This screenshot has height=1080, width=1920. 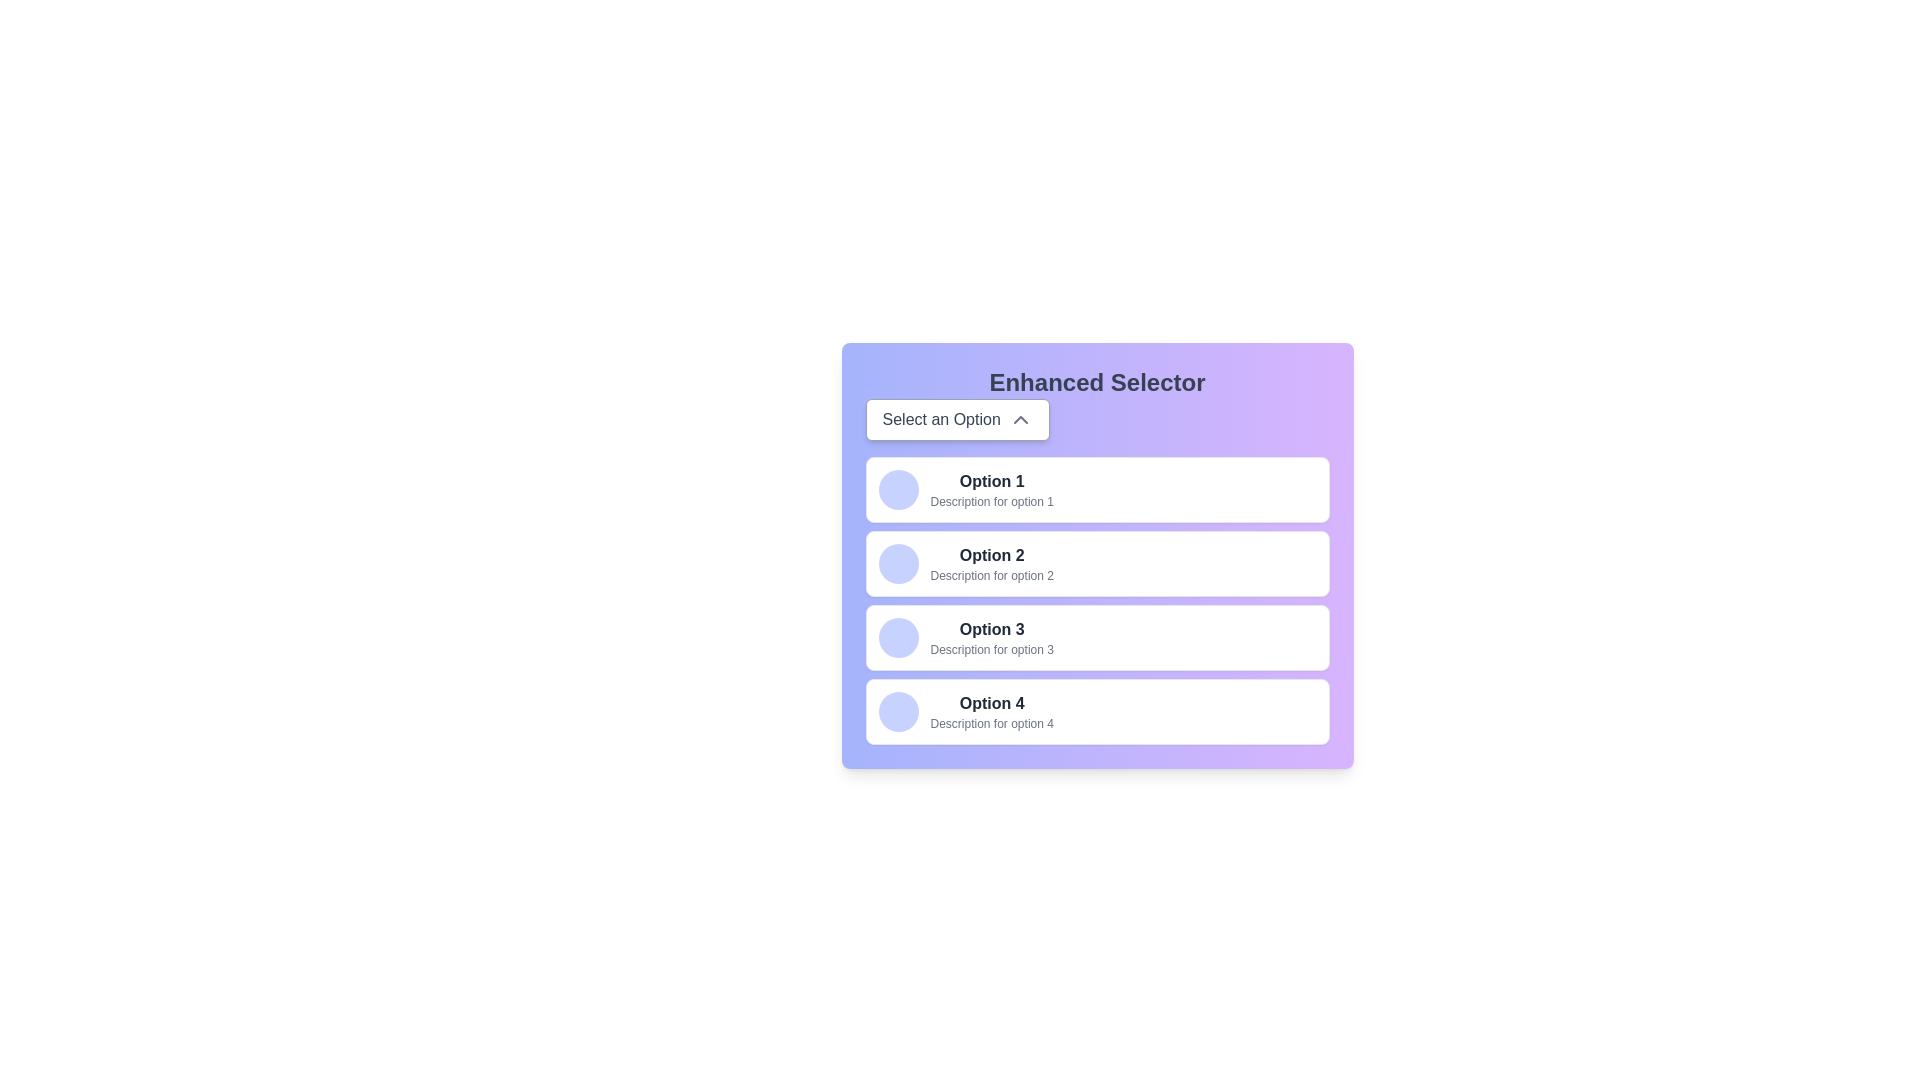 What do you see at coordinates (1096, 711) in the screenshot?
I see `to select 'Option 4' from the Card-style selectable list item located at the bottom of the vertical list` at bounding box center [1096, 711].